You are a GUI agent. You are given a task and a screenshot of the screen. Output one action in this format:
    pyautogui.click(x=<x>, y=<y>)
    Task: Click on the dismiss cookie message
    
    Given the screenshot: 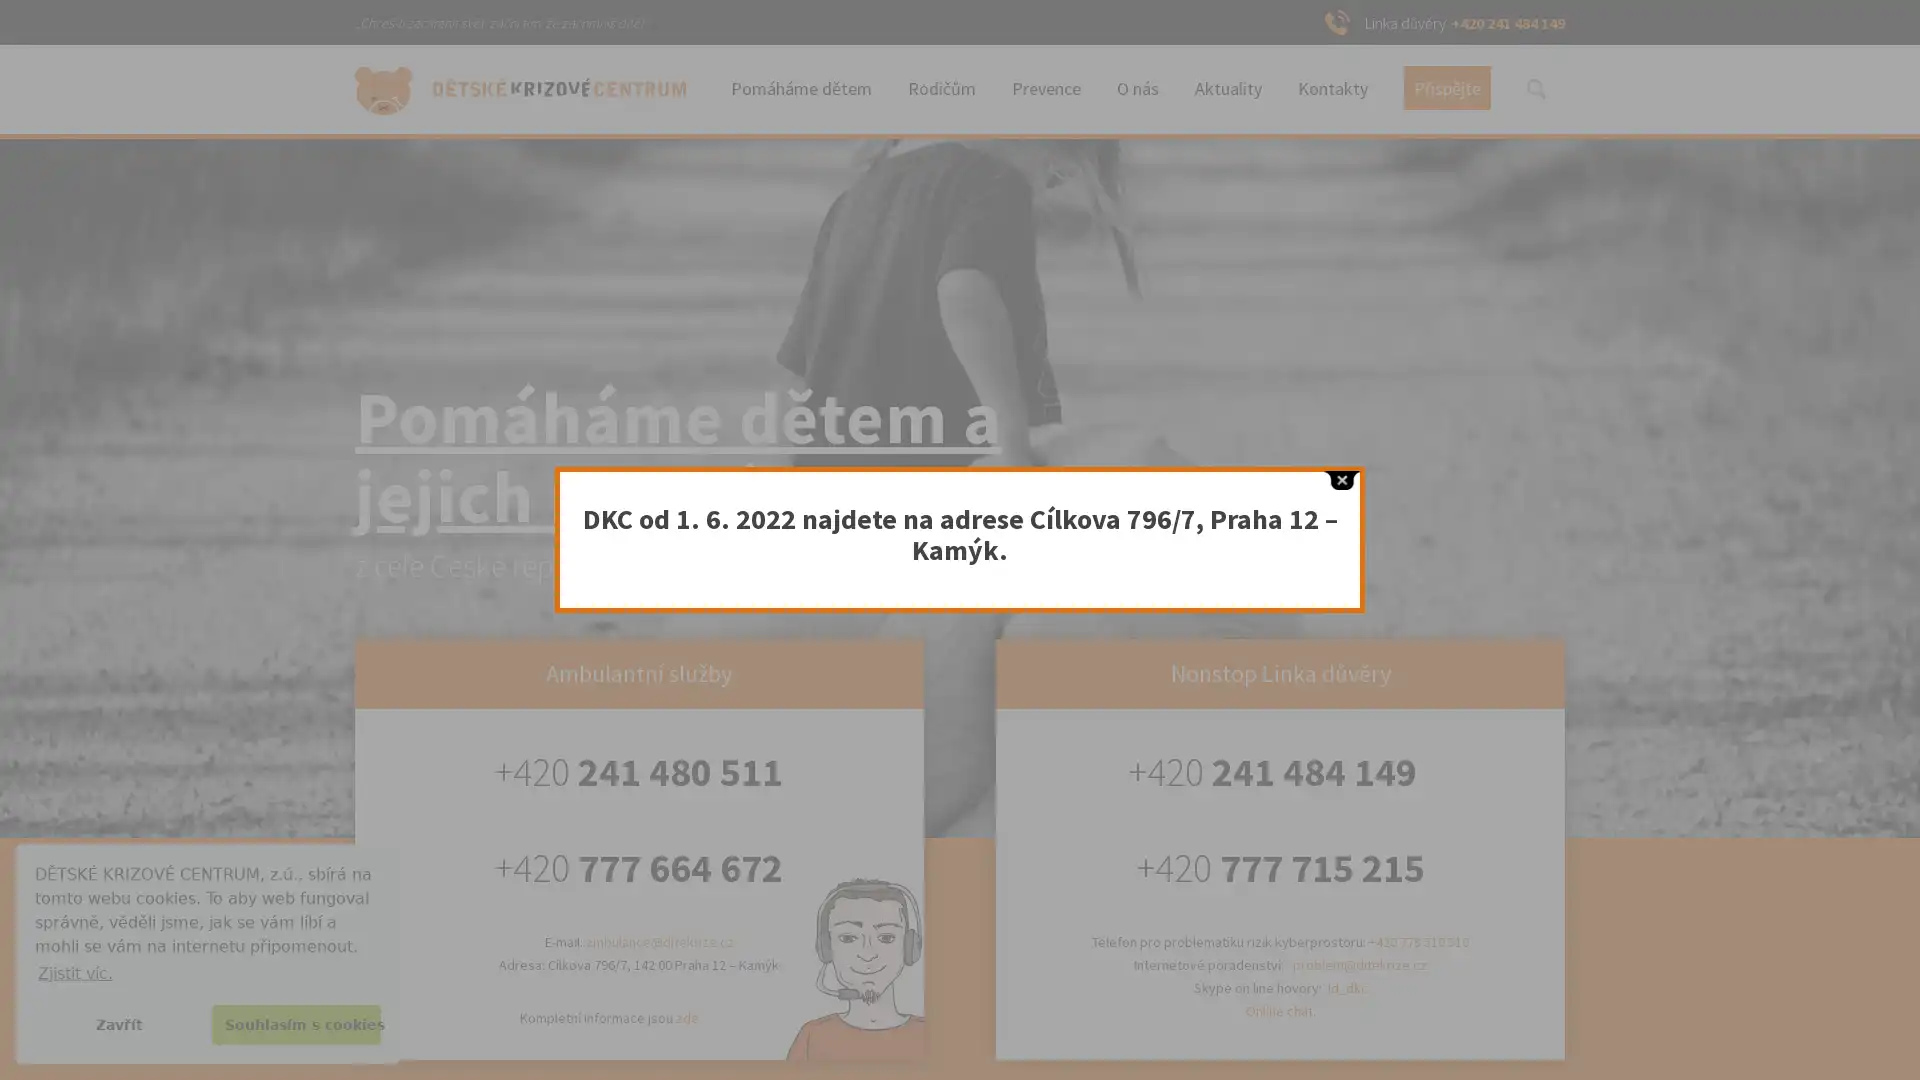 What is the action you would take?
    pyautogui.click(x=118, y=1024)
    